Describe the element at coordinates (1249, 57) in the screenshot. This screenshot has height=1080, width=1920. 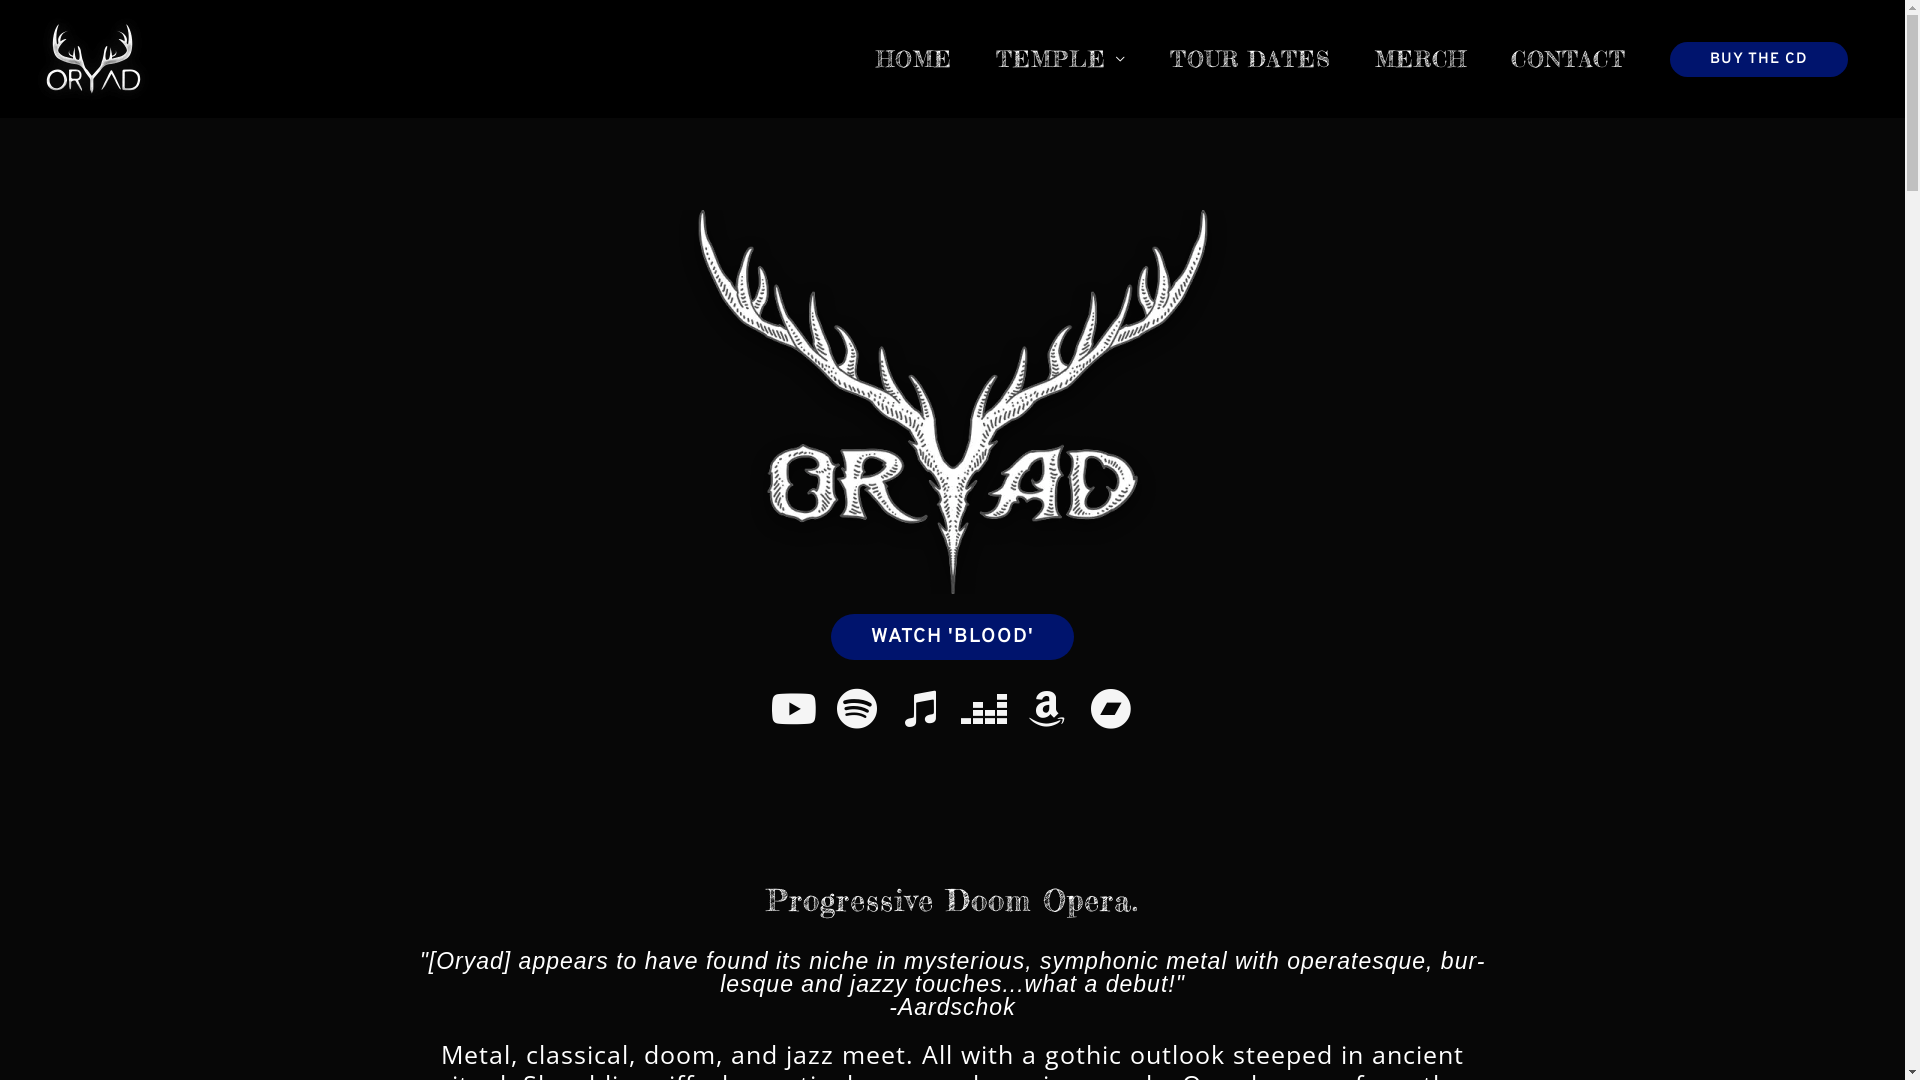
I see `'TOUR DATES'` at that location.